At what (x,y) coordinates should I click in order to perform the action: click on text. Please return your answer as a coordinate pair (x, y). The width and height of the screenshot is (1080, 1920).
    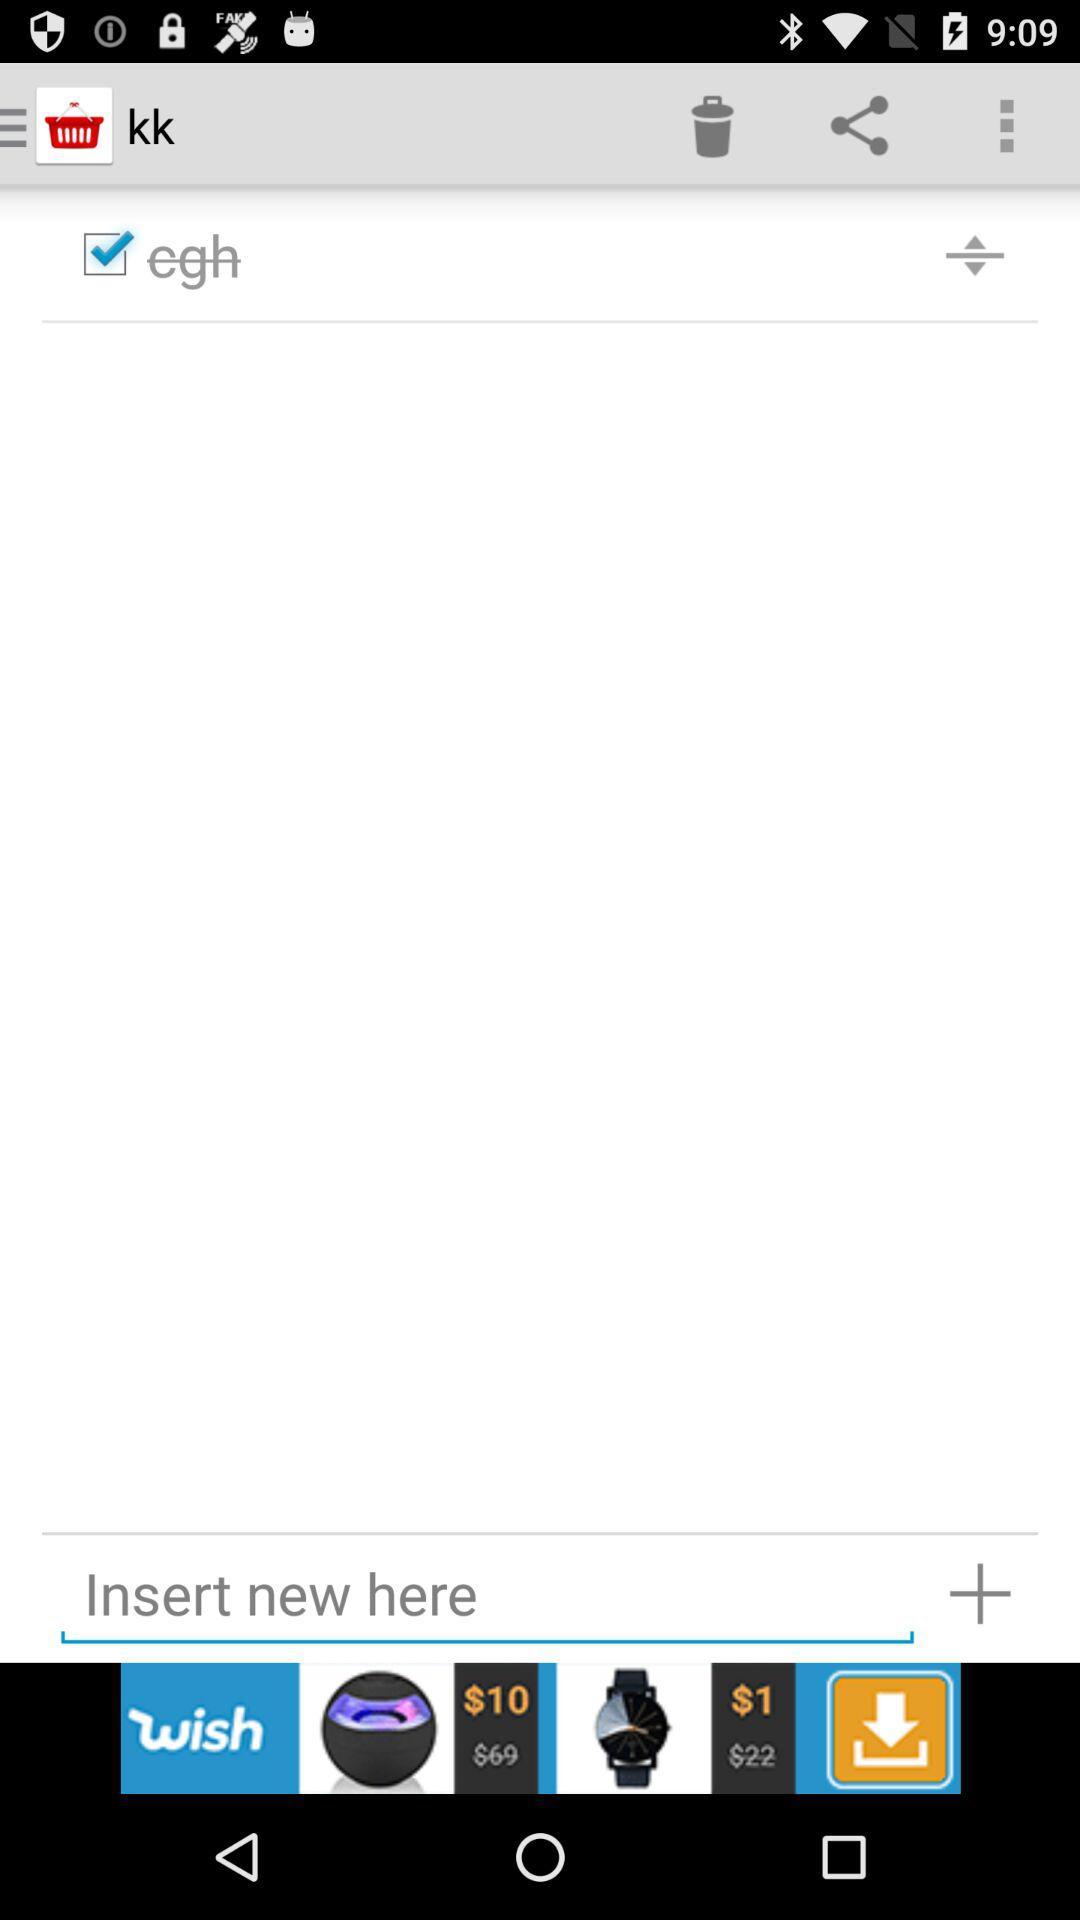
    Looking at the image, I should click on (487, 1592).